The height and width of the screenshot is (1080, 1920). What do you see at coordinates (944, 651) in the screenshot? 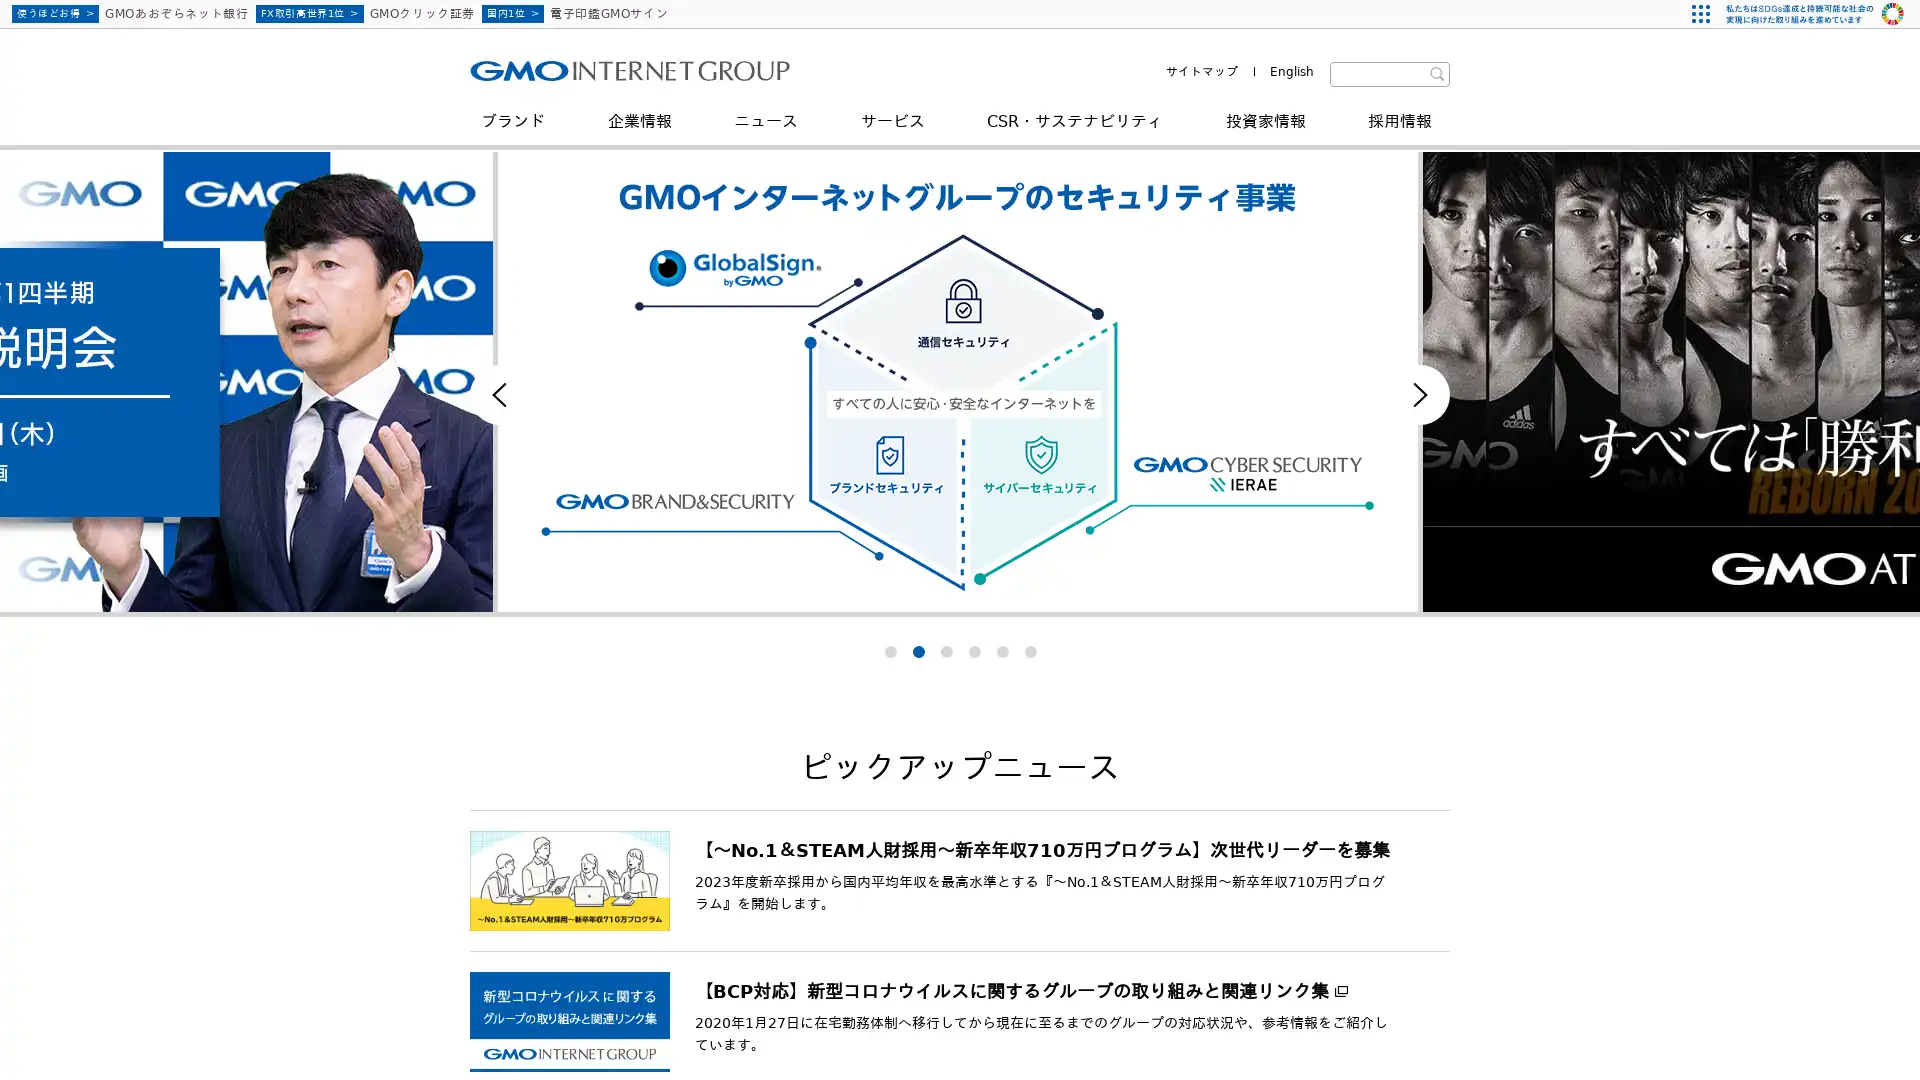
I see `3` at bounding box center [944, 651].